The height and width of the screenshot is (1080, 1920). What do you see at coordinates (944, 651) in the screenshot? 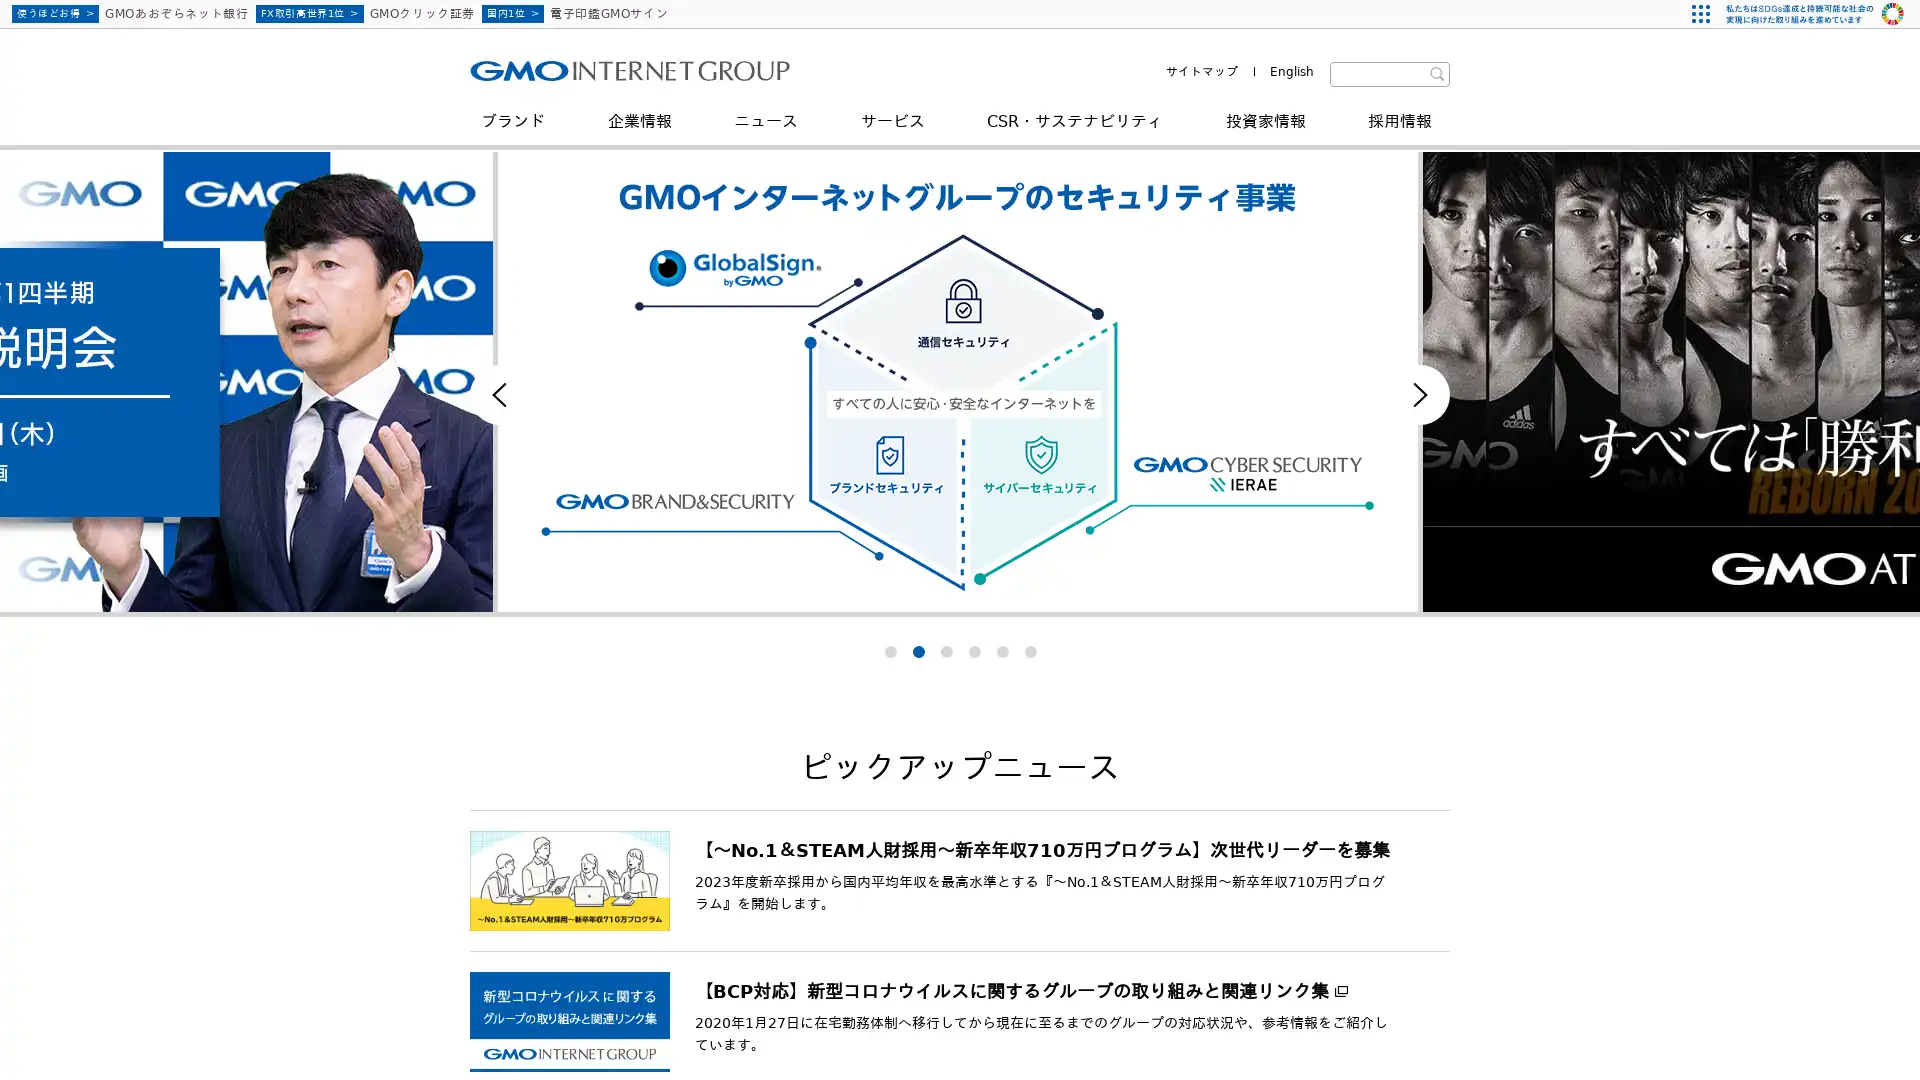
I see `3` at bounding box center [944, 651].